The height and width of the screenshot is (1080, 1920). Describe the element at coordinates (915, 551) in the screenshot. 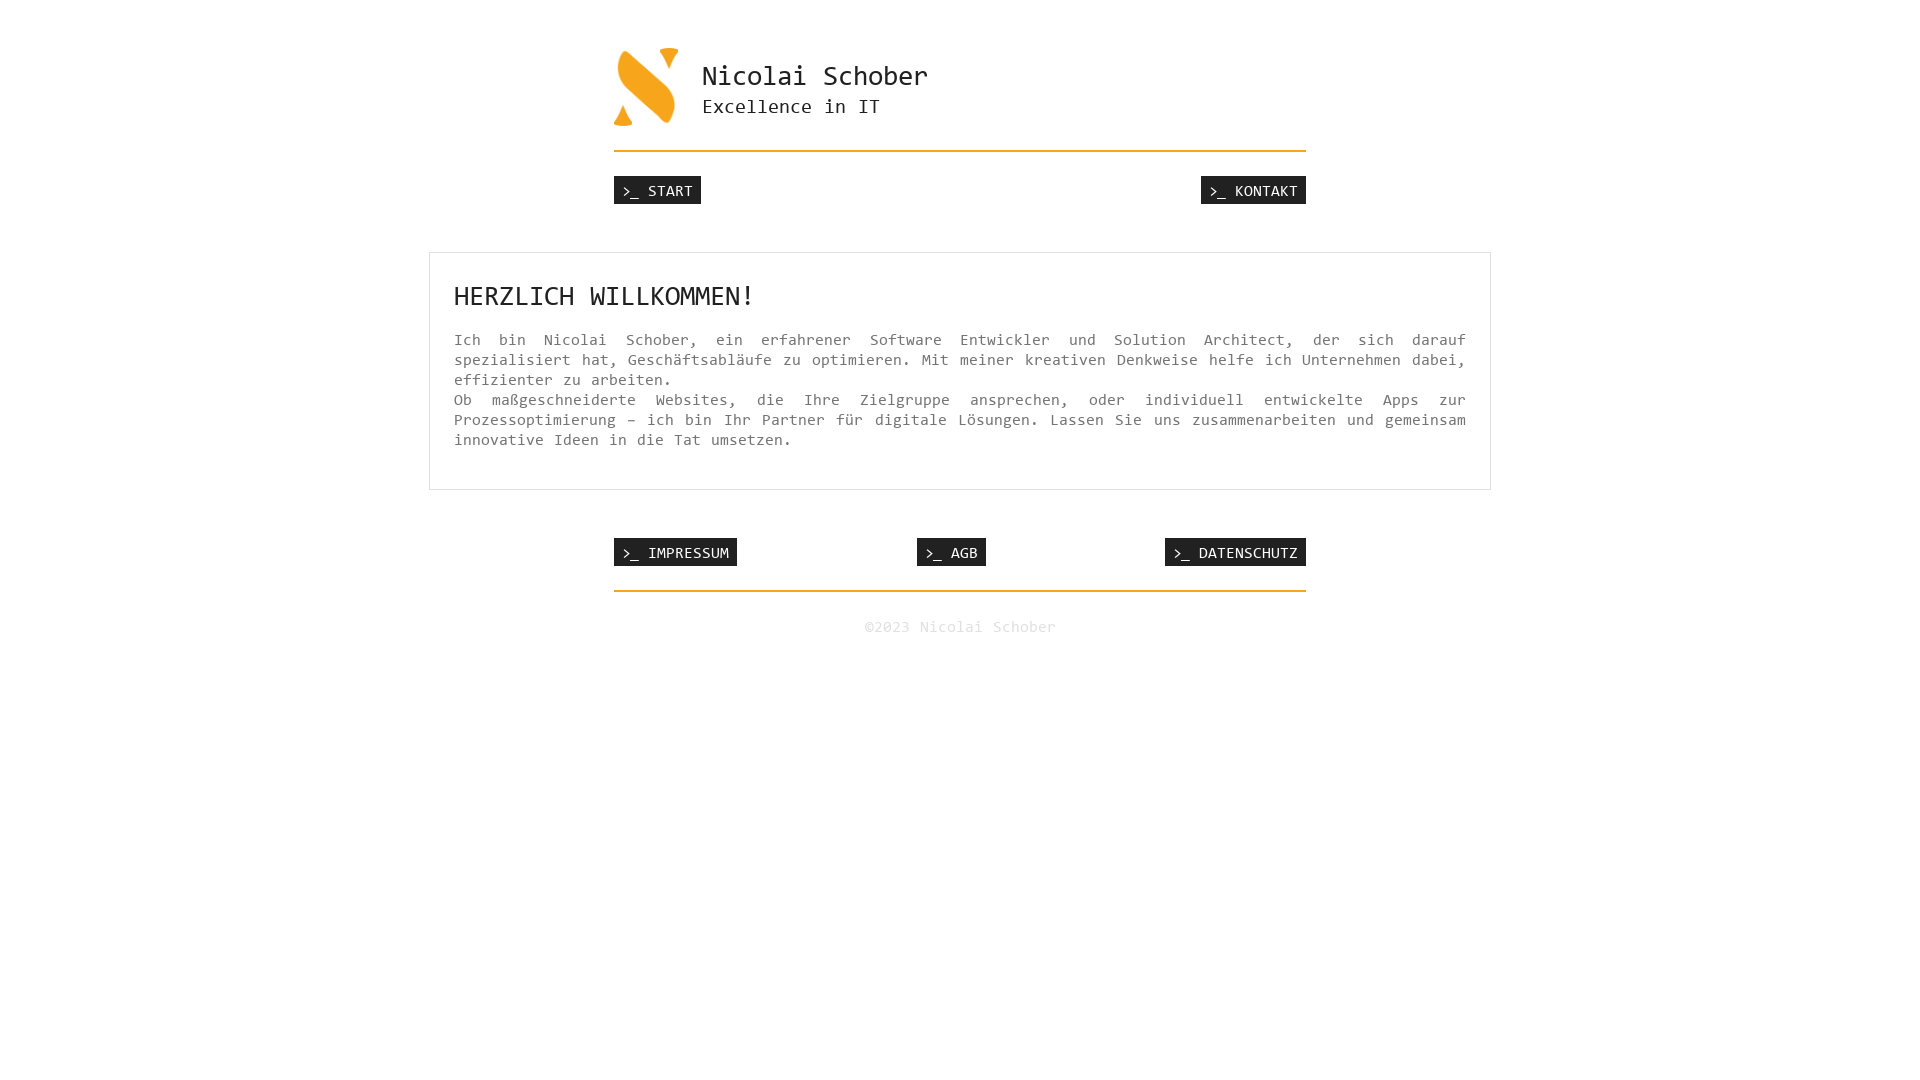

I see `'>_ AGB'` at that location.